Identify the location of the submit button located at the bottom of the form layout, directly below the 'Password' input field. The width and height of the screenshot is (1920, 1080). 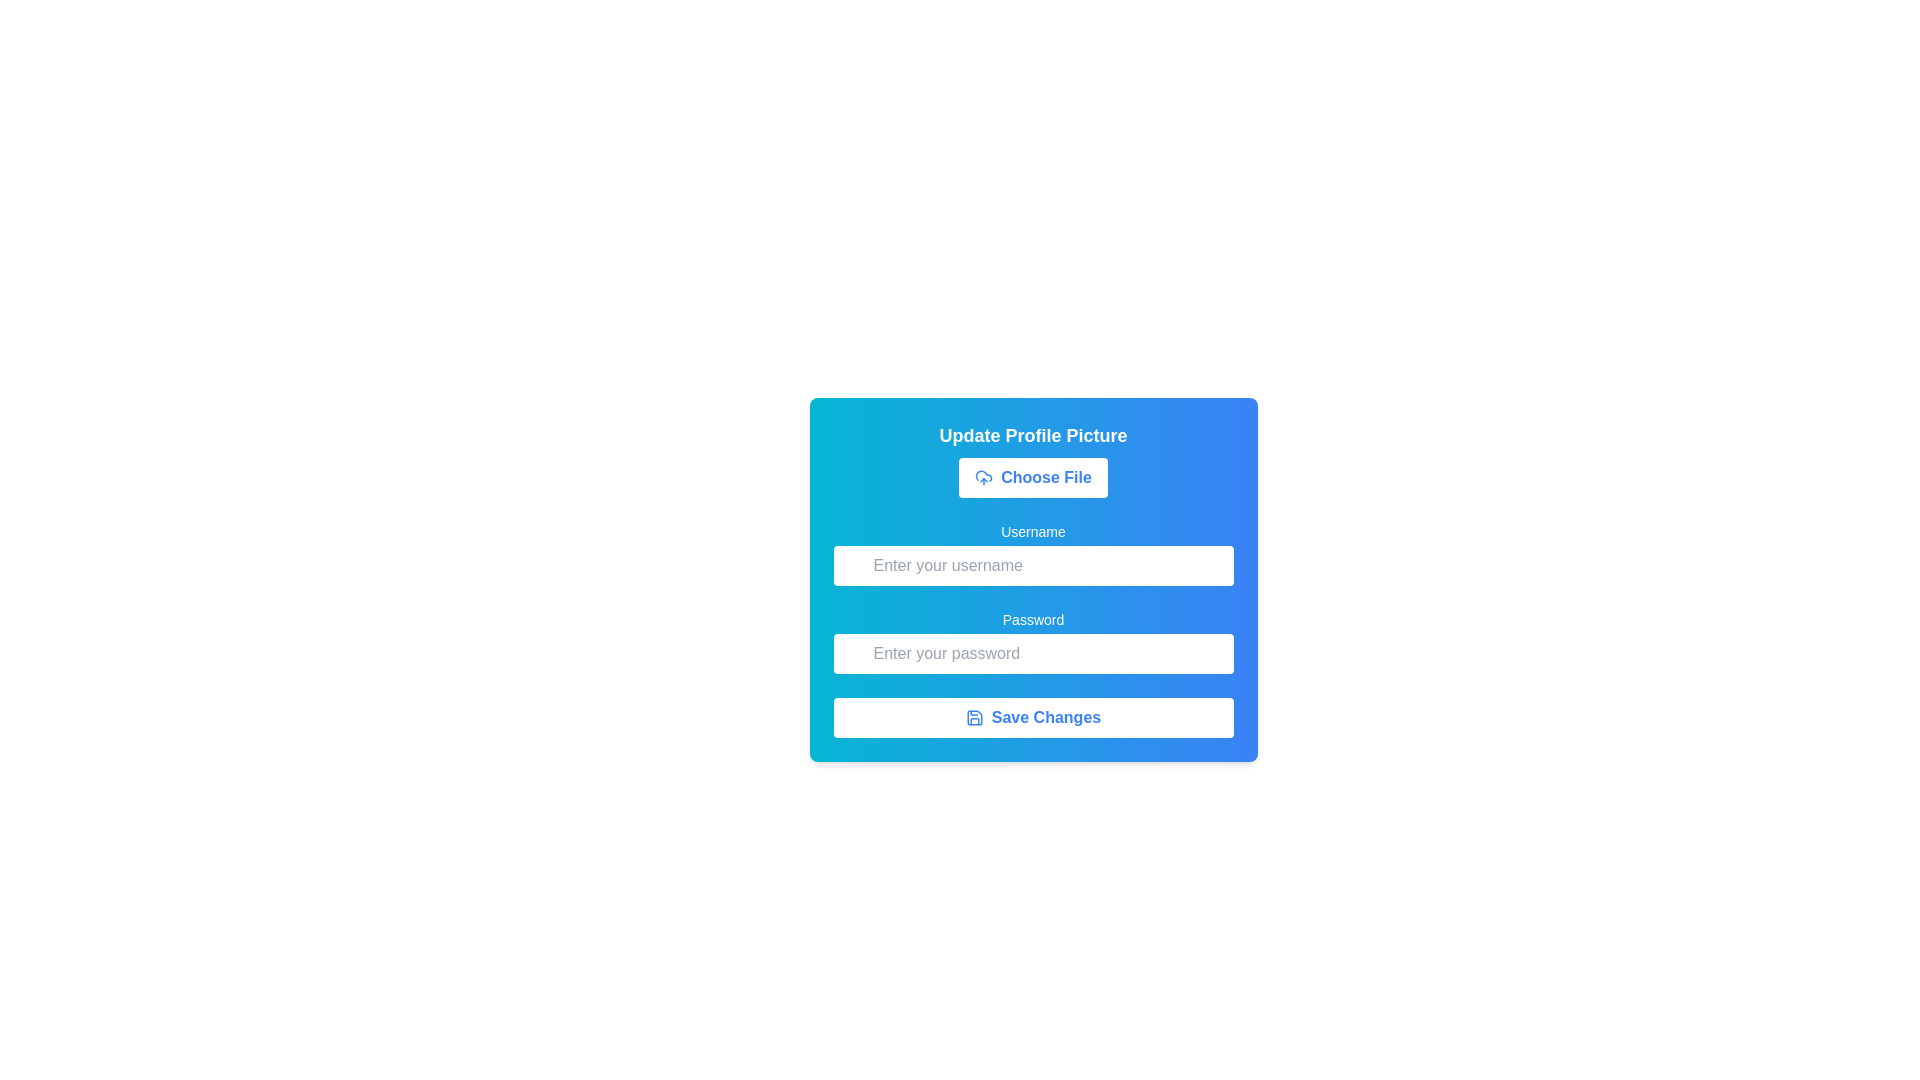
(1033, 716).